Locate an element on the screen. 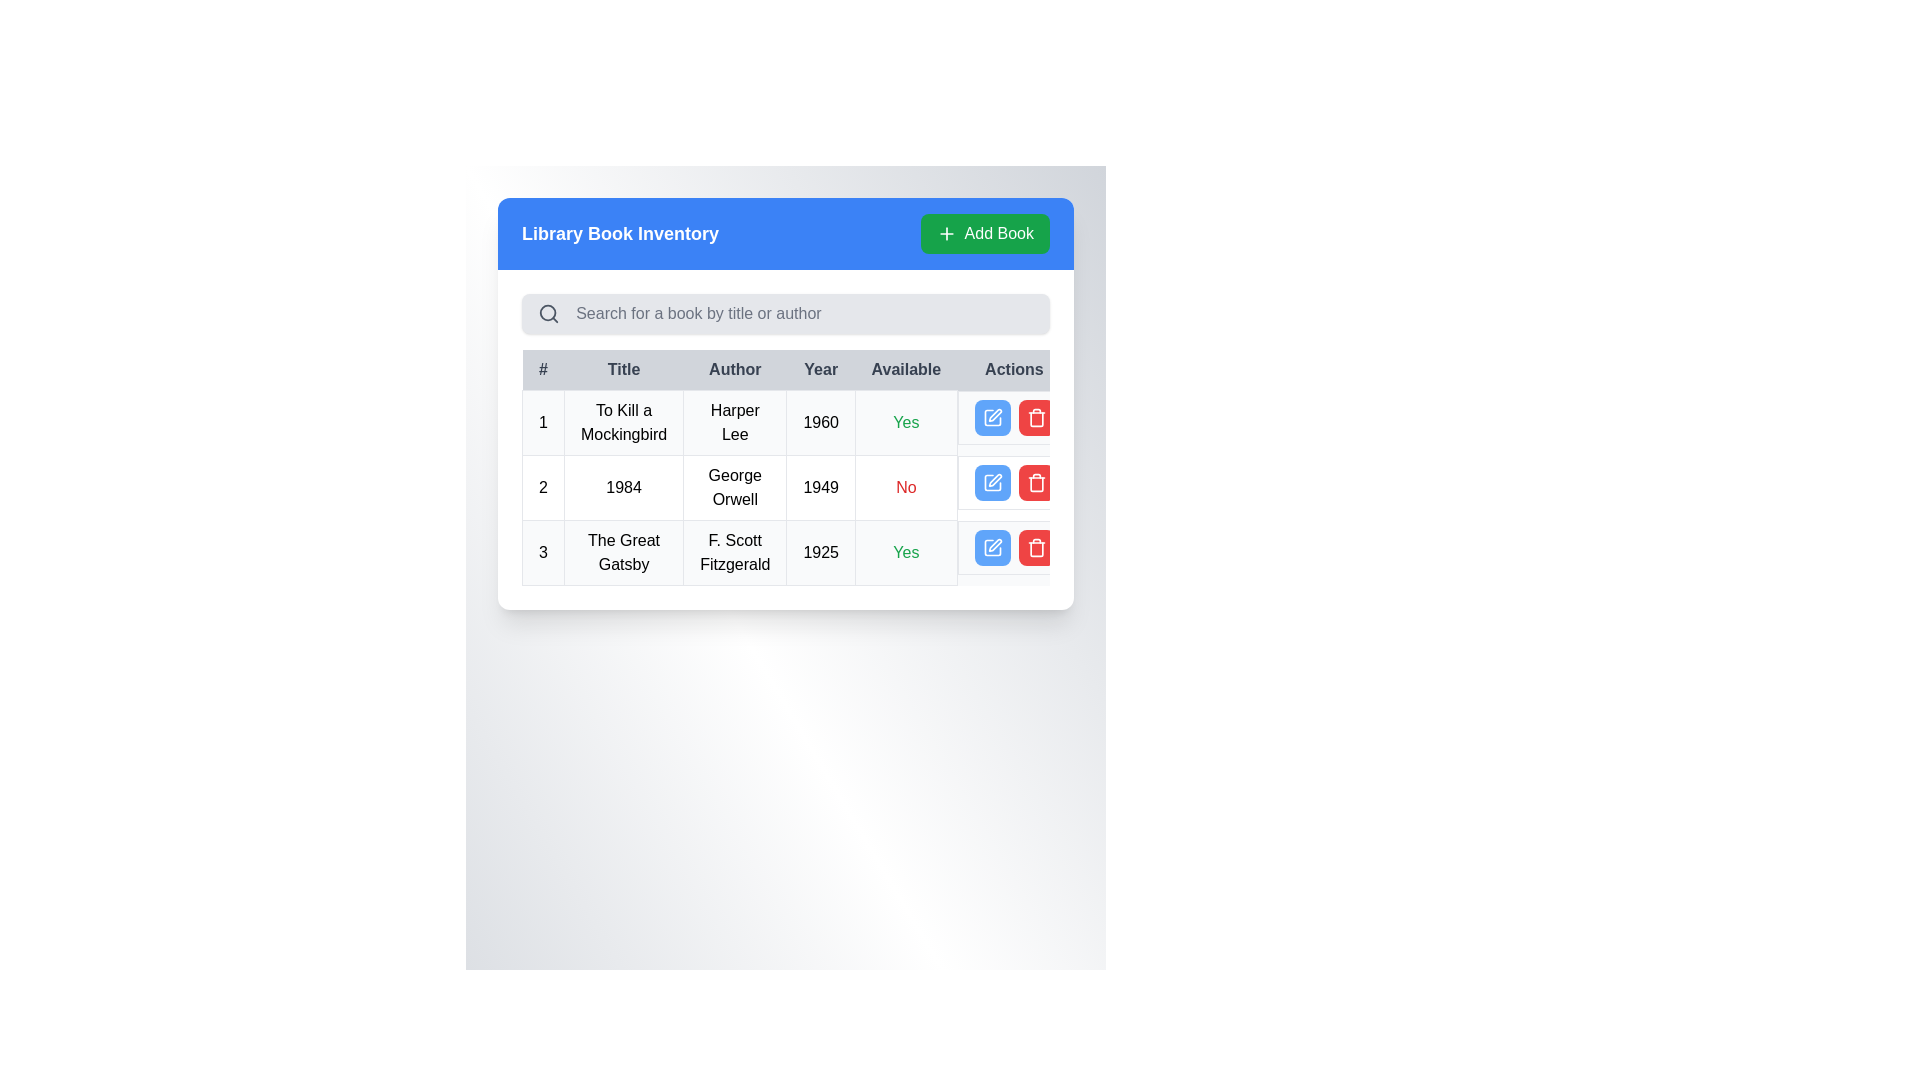 This screenshot has width=1920, height=1080. the delete button located in the 'Actions' column for the book entry 'To Kill a Mockingbird' is located at coordinates (1036, 416).